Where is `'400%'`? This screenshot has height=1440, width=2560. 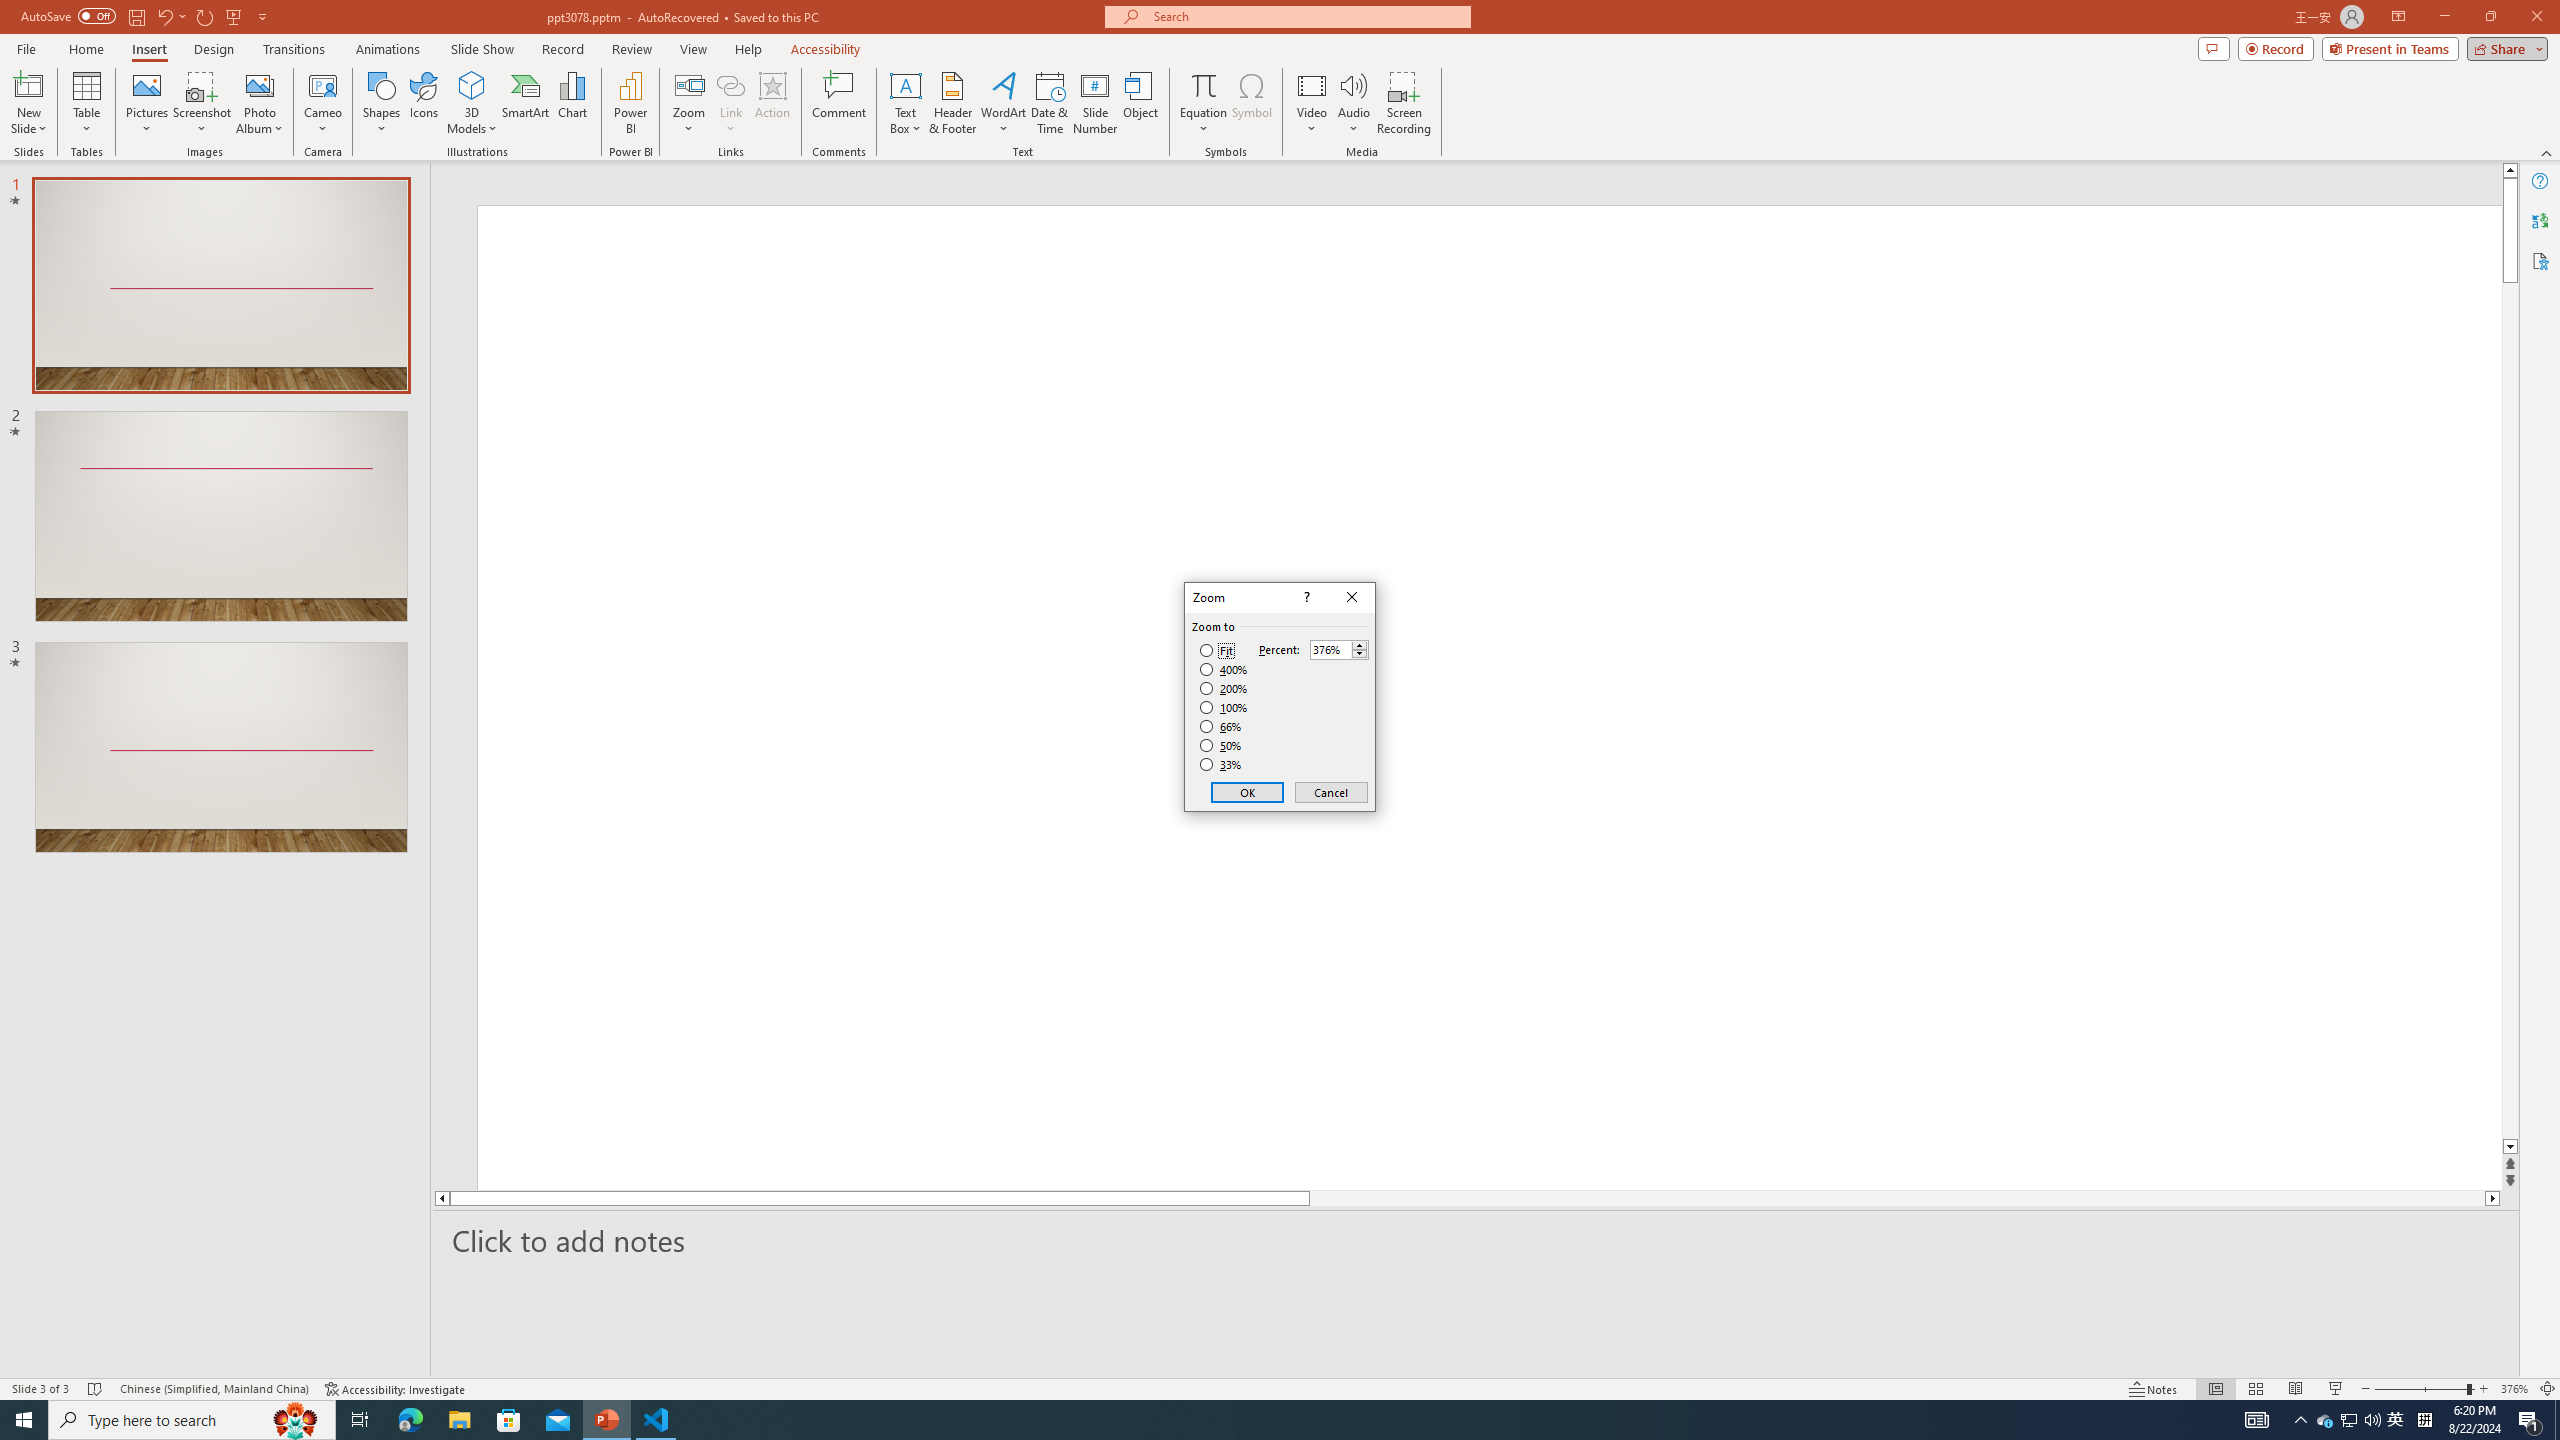
'400%' is located at coordinates (1223, 670).